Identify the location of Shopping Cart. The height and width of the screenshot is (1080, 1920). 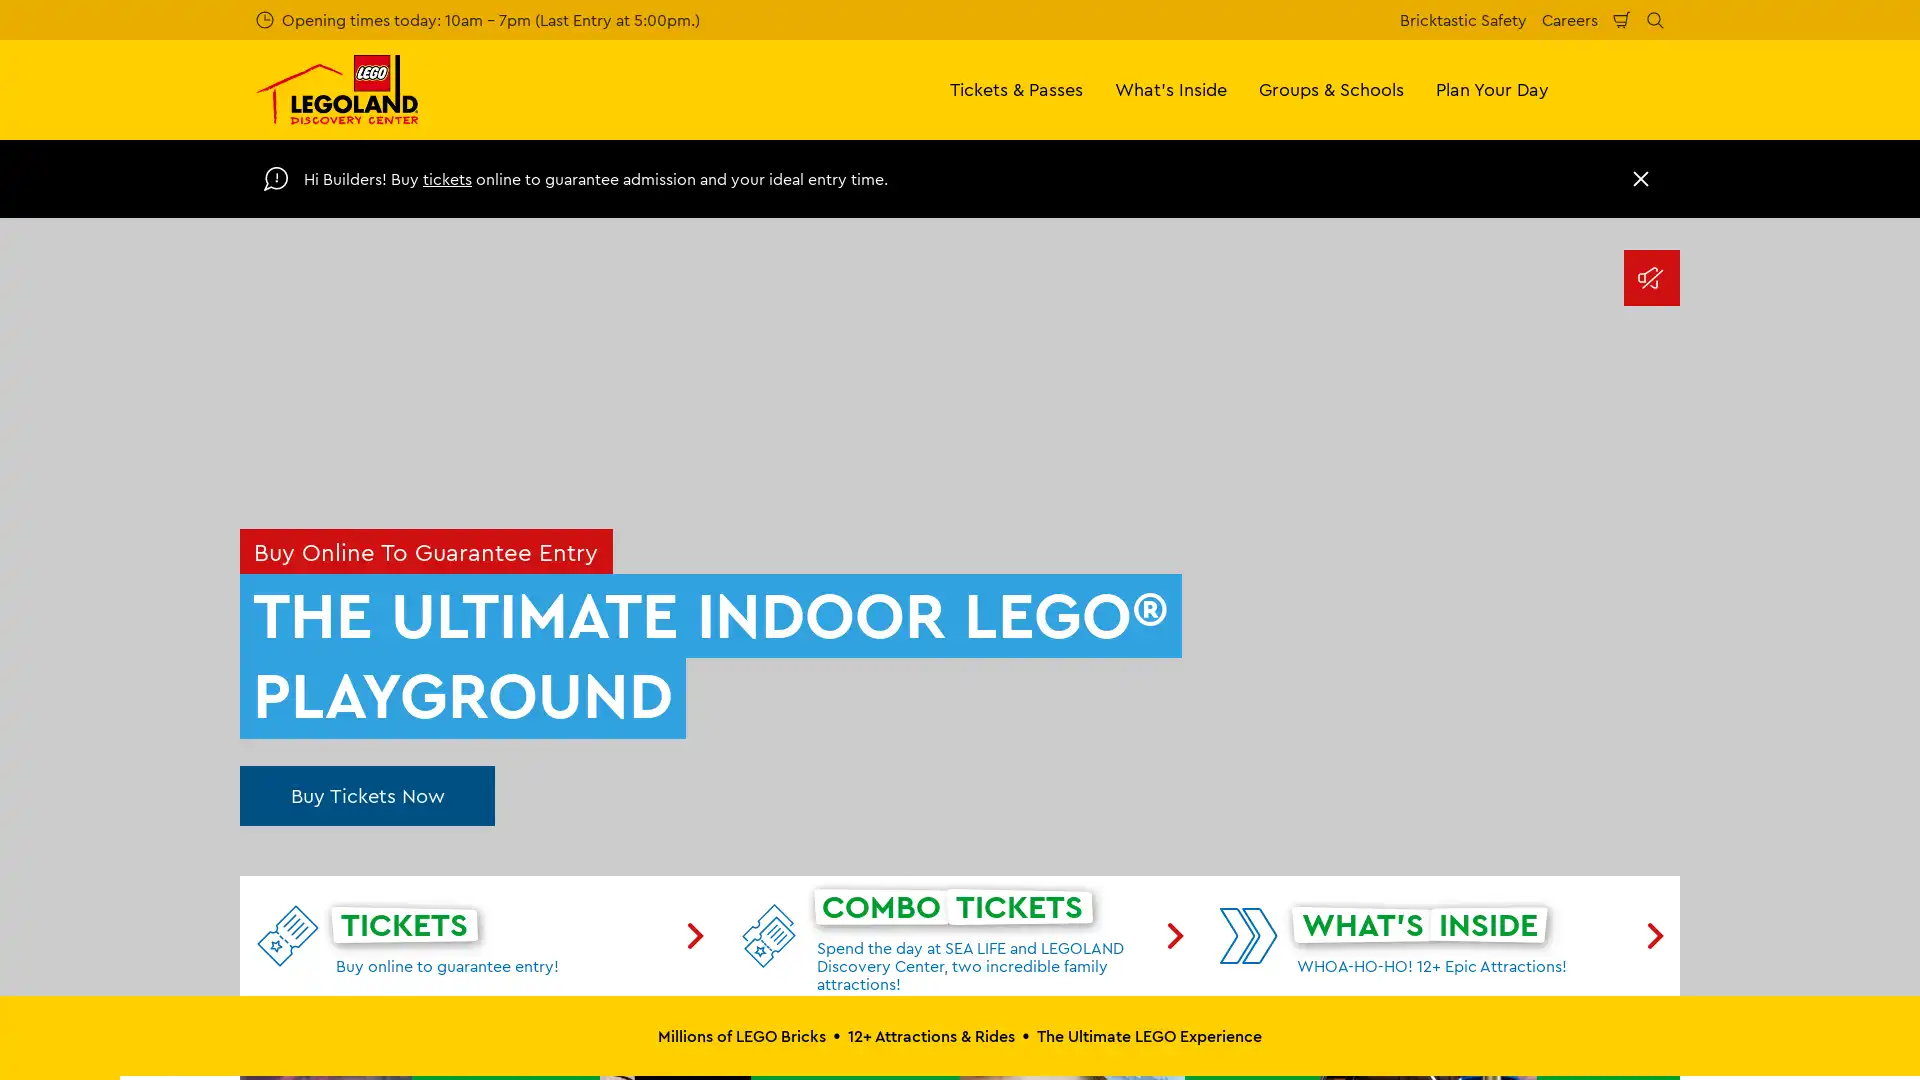
(1622, 19).